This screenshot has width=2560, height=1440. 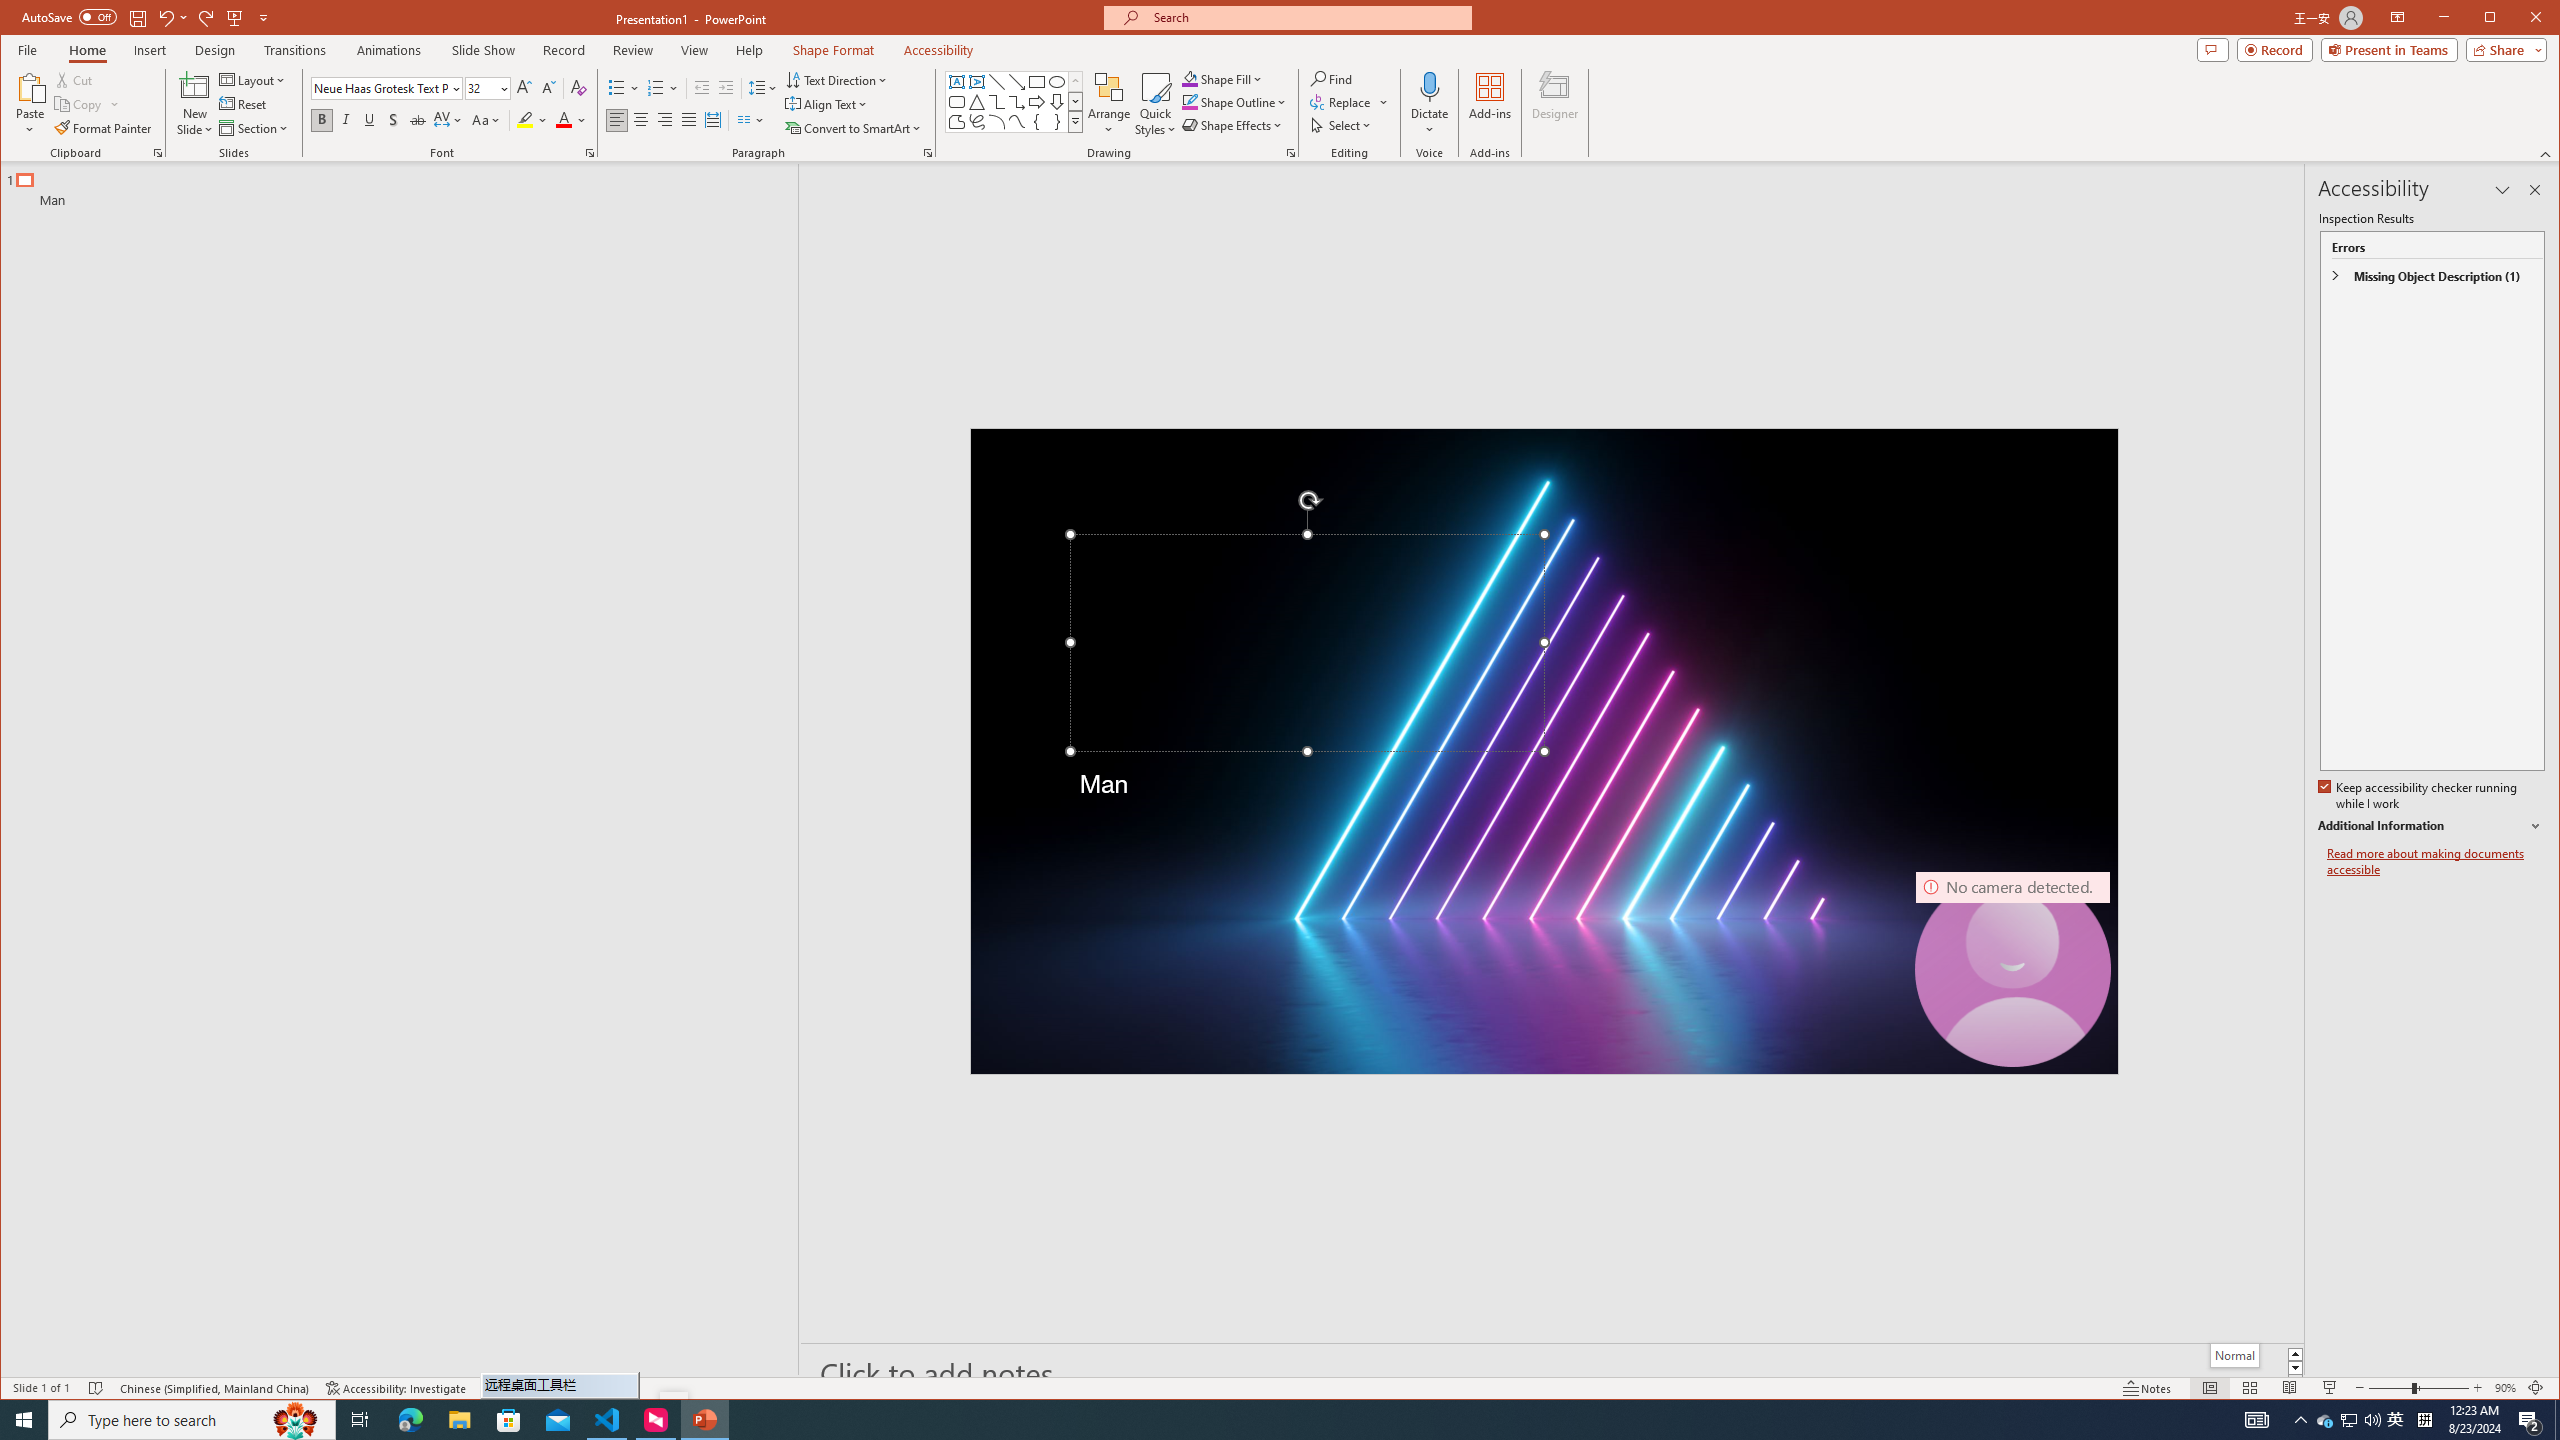 What do you see at coordinates (394, 119) in the screenshot?
I see `'Shadow'` at bounding box center [394, 119].